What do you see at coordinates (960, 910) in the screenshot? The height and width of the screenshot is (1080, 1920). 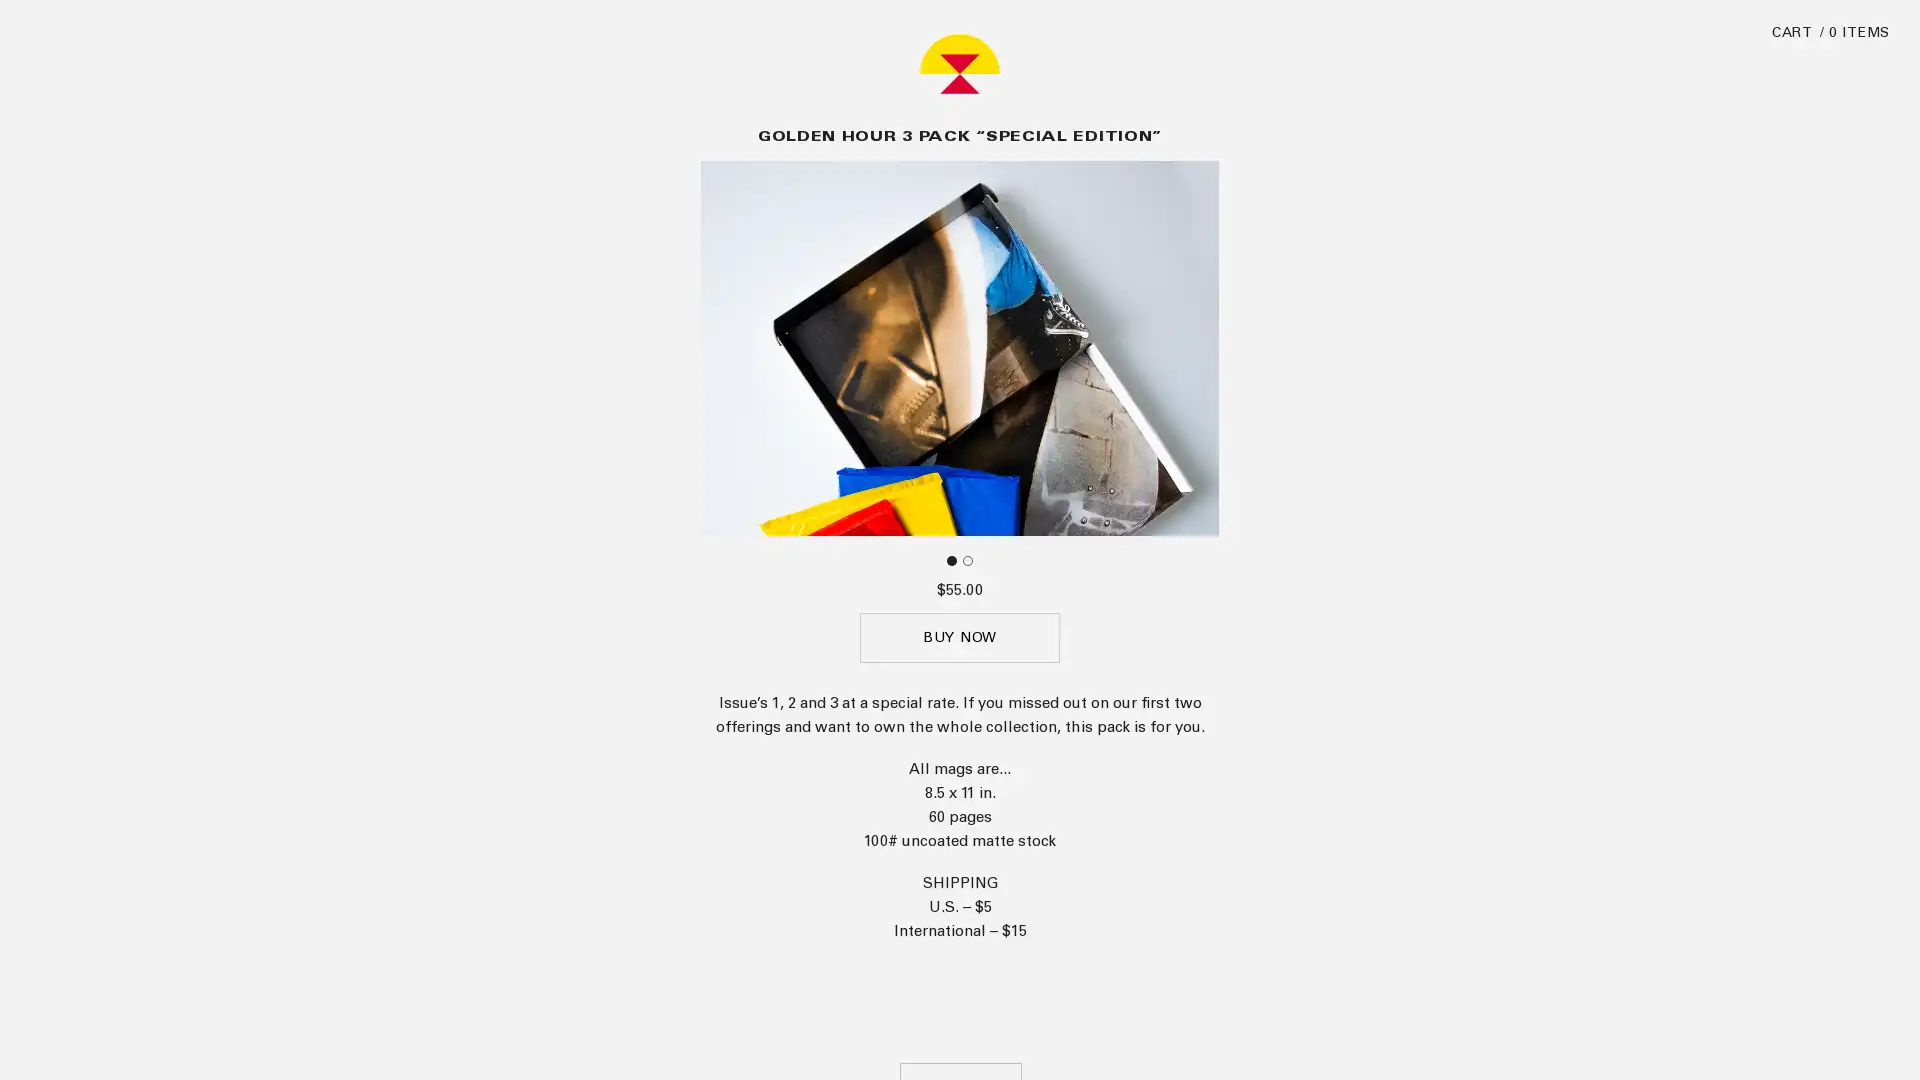 I see `BUY NOW` at bounding box center [960, 910].